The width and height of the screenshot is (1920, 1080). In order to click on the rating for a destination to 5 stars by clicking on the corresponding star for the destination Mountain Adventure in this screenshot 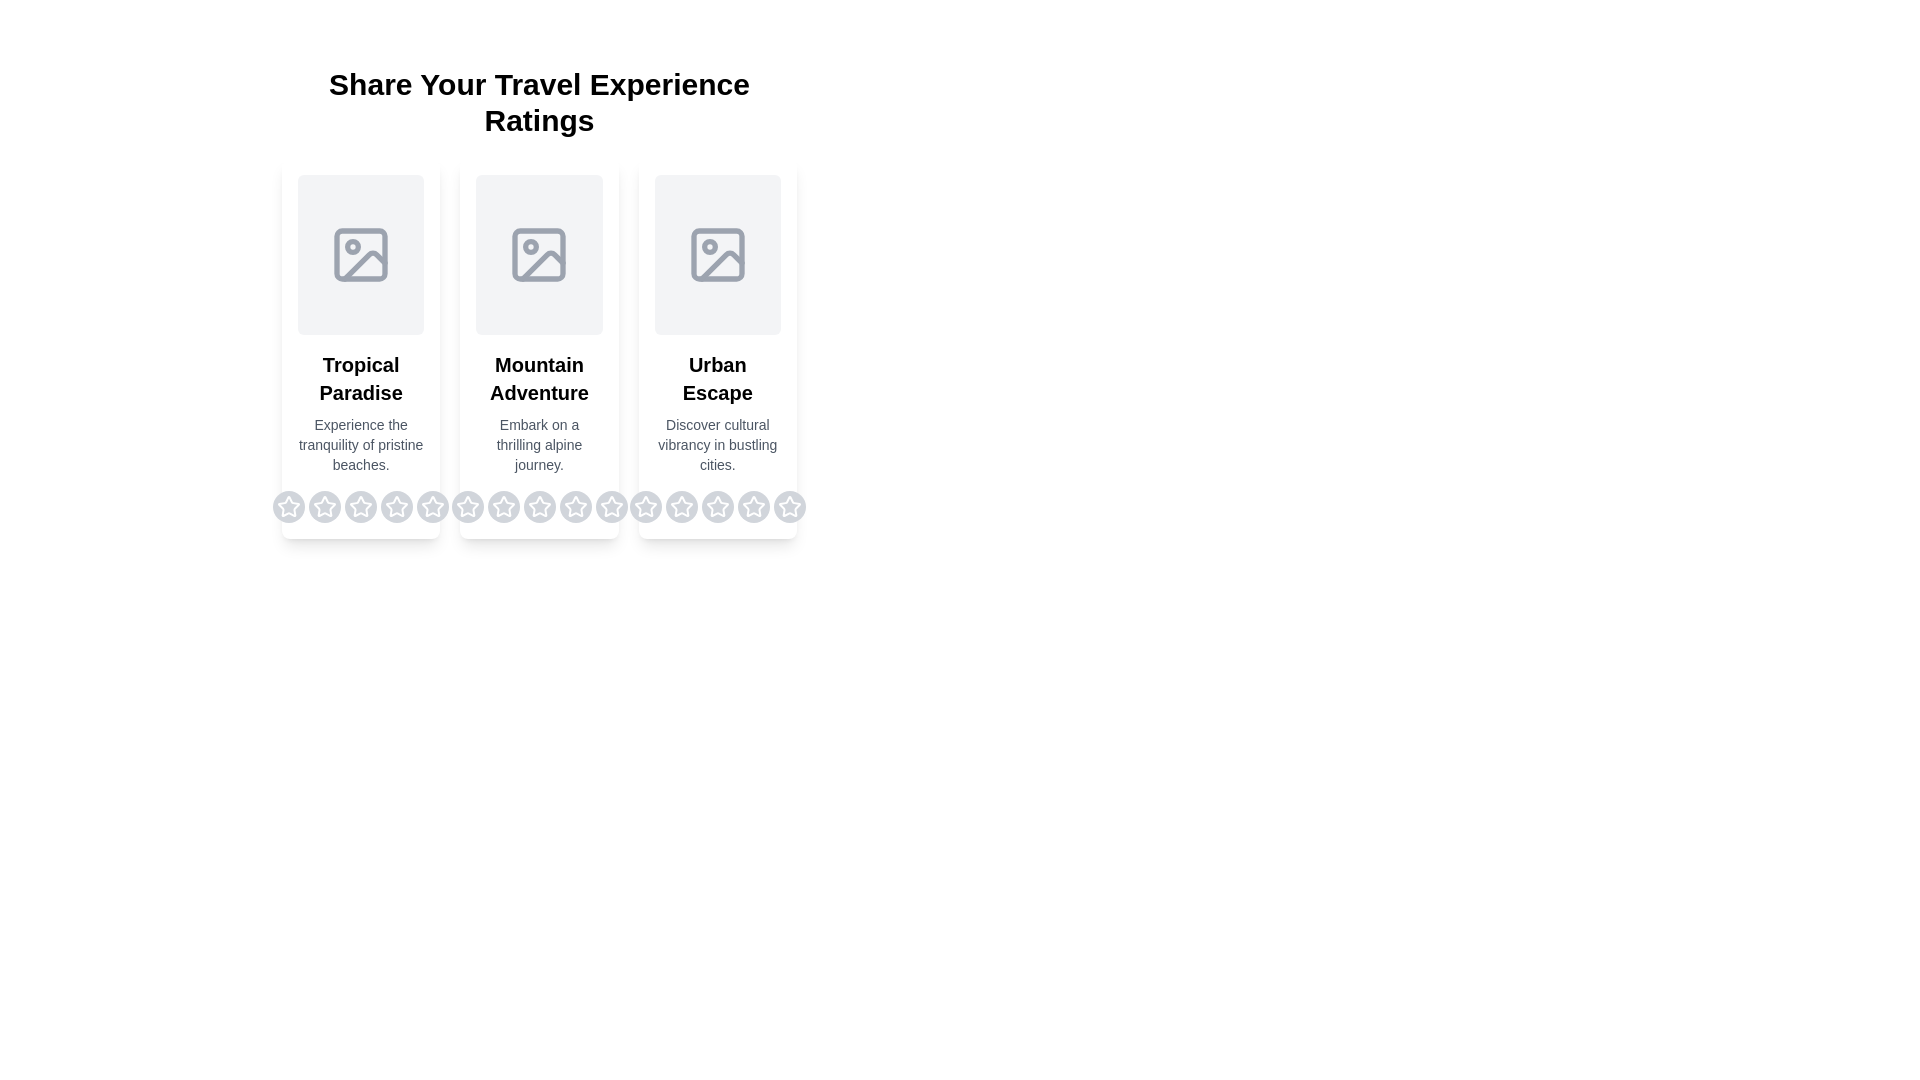, I will do `click(610, 505)`.